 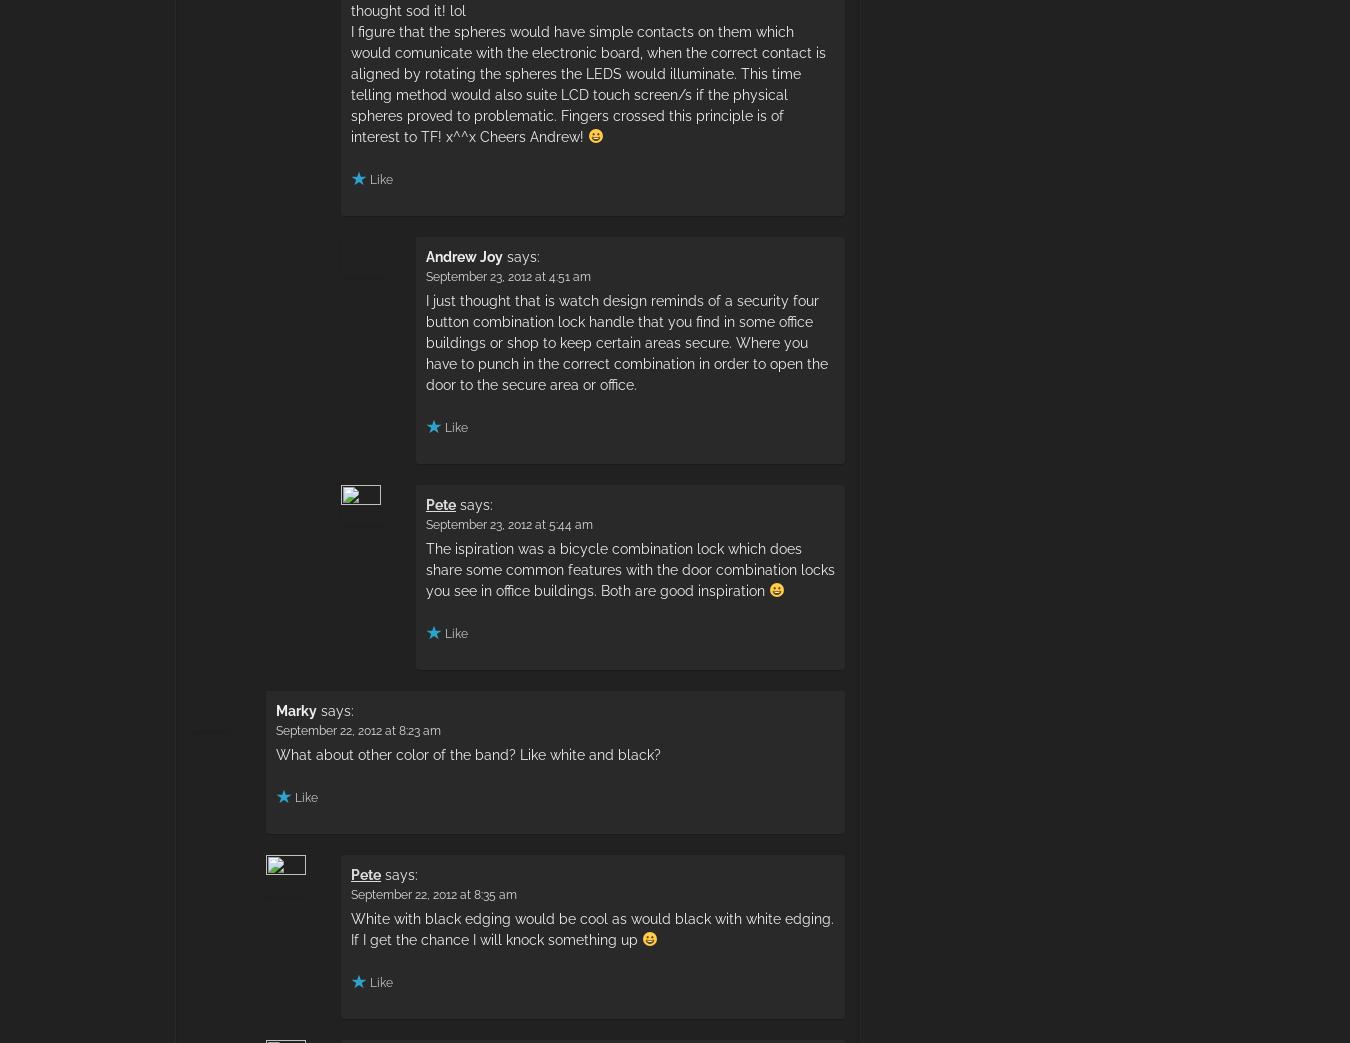 I want to click on 'September 23, 2012 at 5:44 am', so click(x=508, y=524).